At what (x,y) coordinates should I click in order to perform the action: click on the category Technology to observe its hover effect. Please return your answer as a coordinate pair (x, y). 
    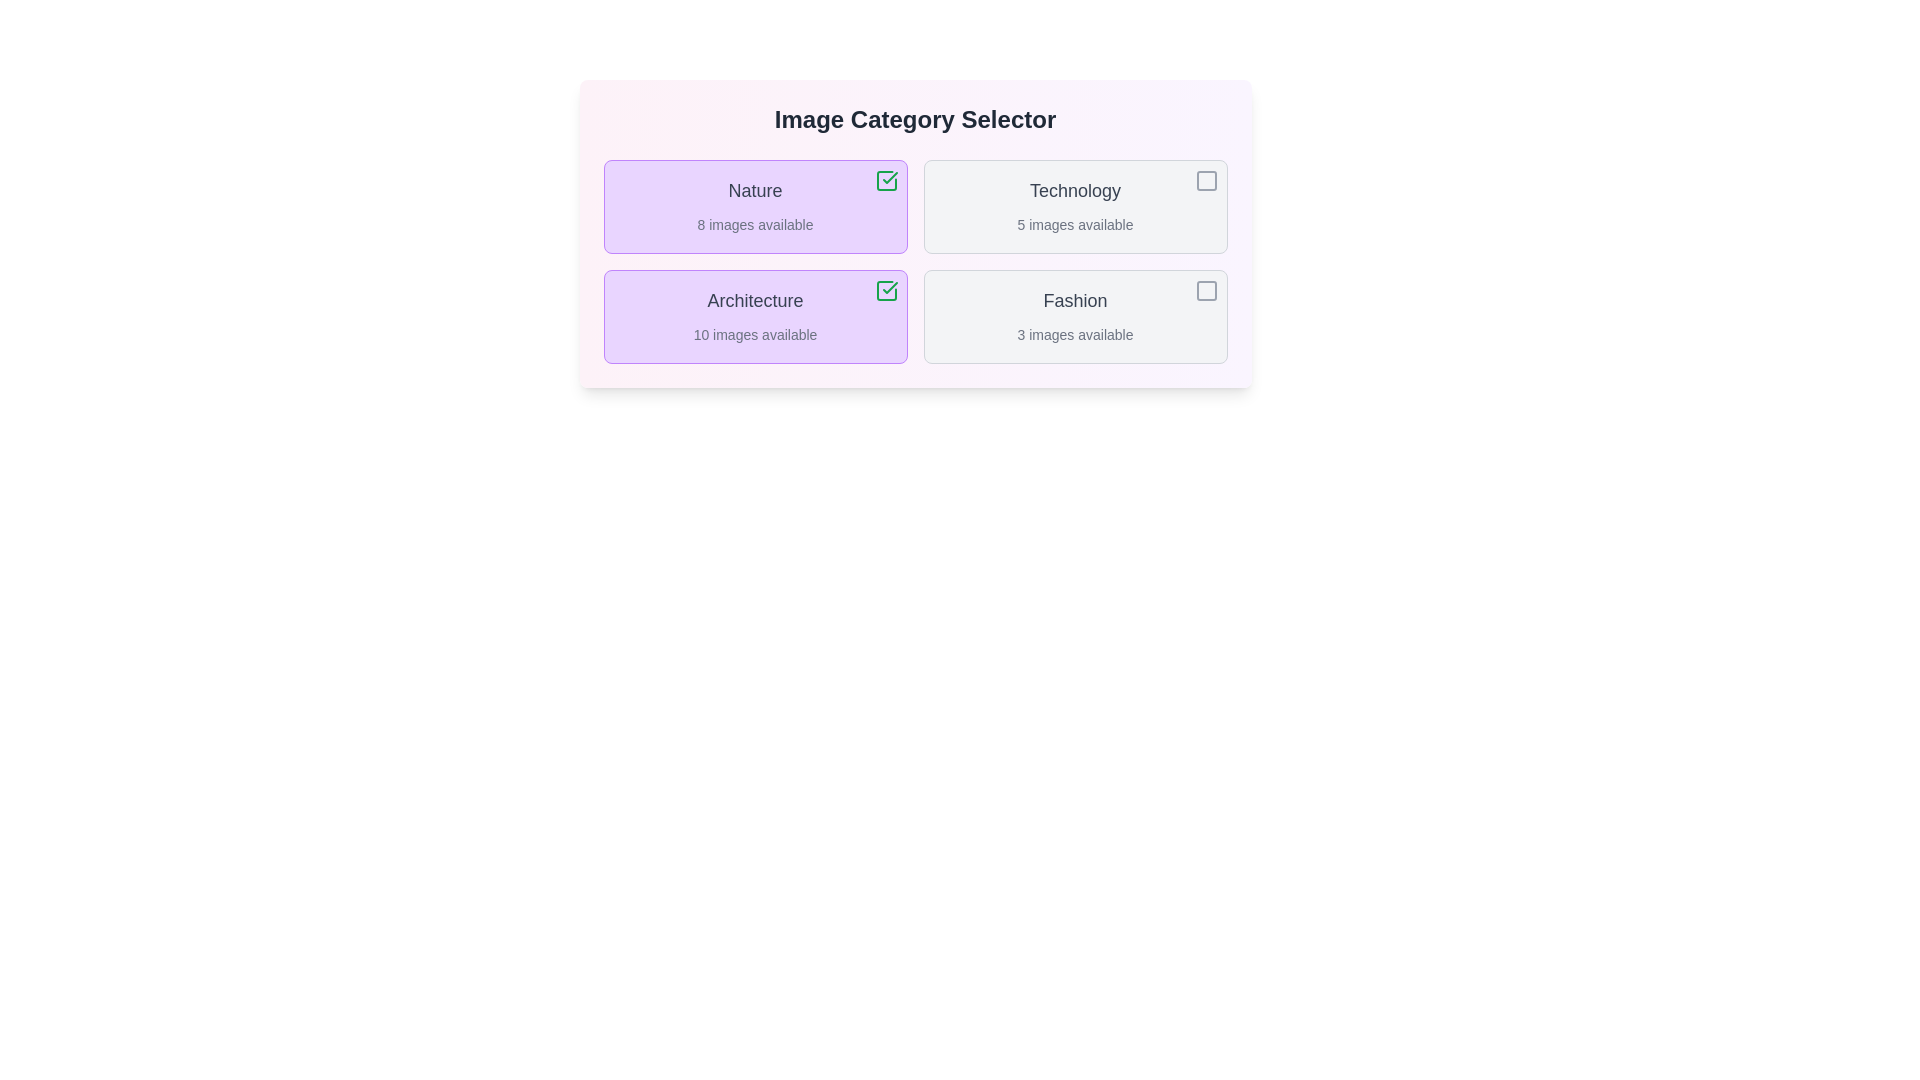
    Looking at the image, I should click on (1074, 207).